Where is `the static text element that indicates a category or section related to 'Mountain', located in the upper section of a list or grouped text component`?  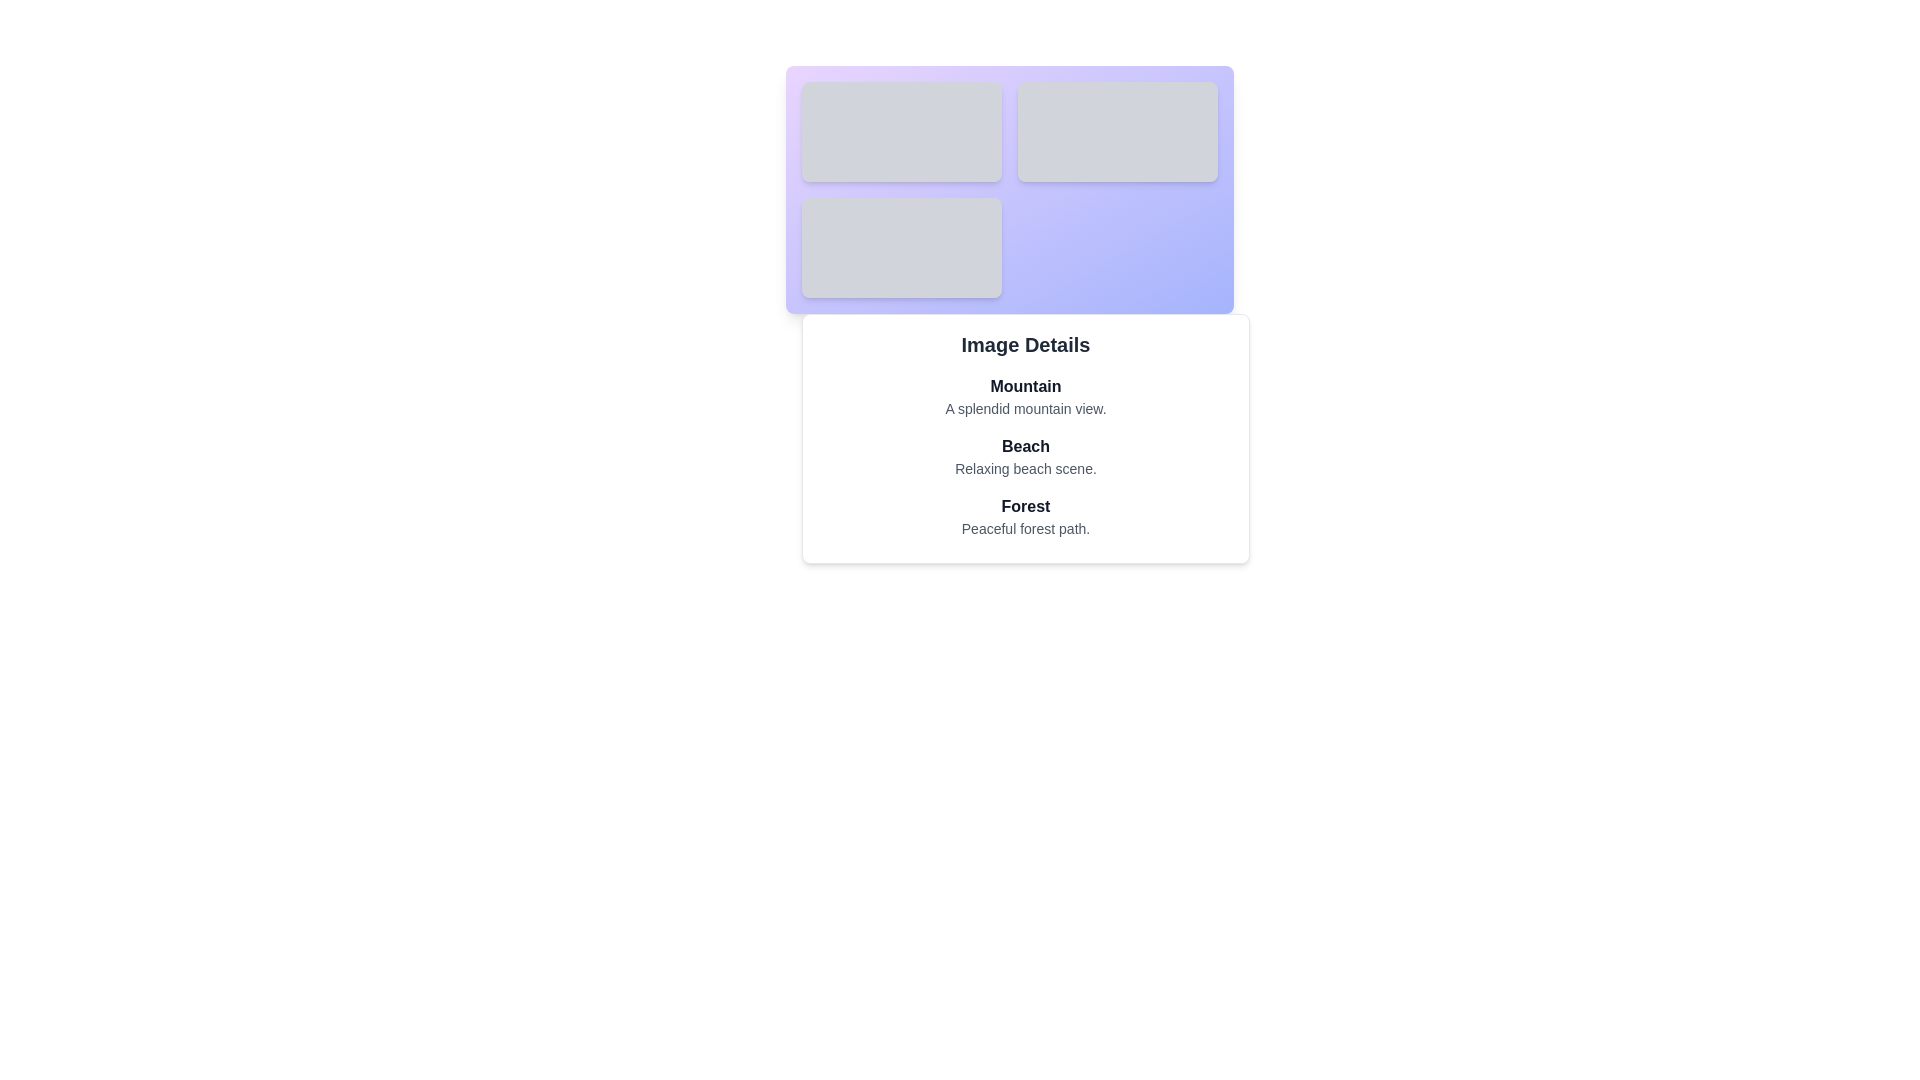
the static text element that indicates a category or section related to 'Mountain', located in the upper section of a list or grouped text component is located at coordinates (1026, 386).